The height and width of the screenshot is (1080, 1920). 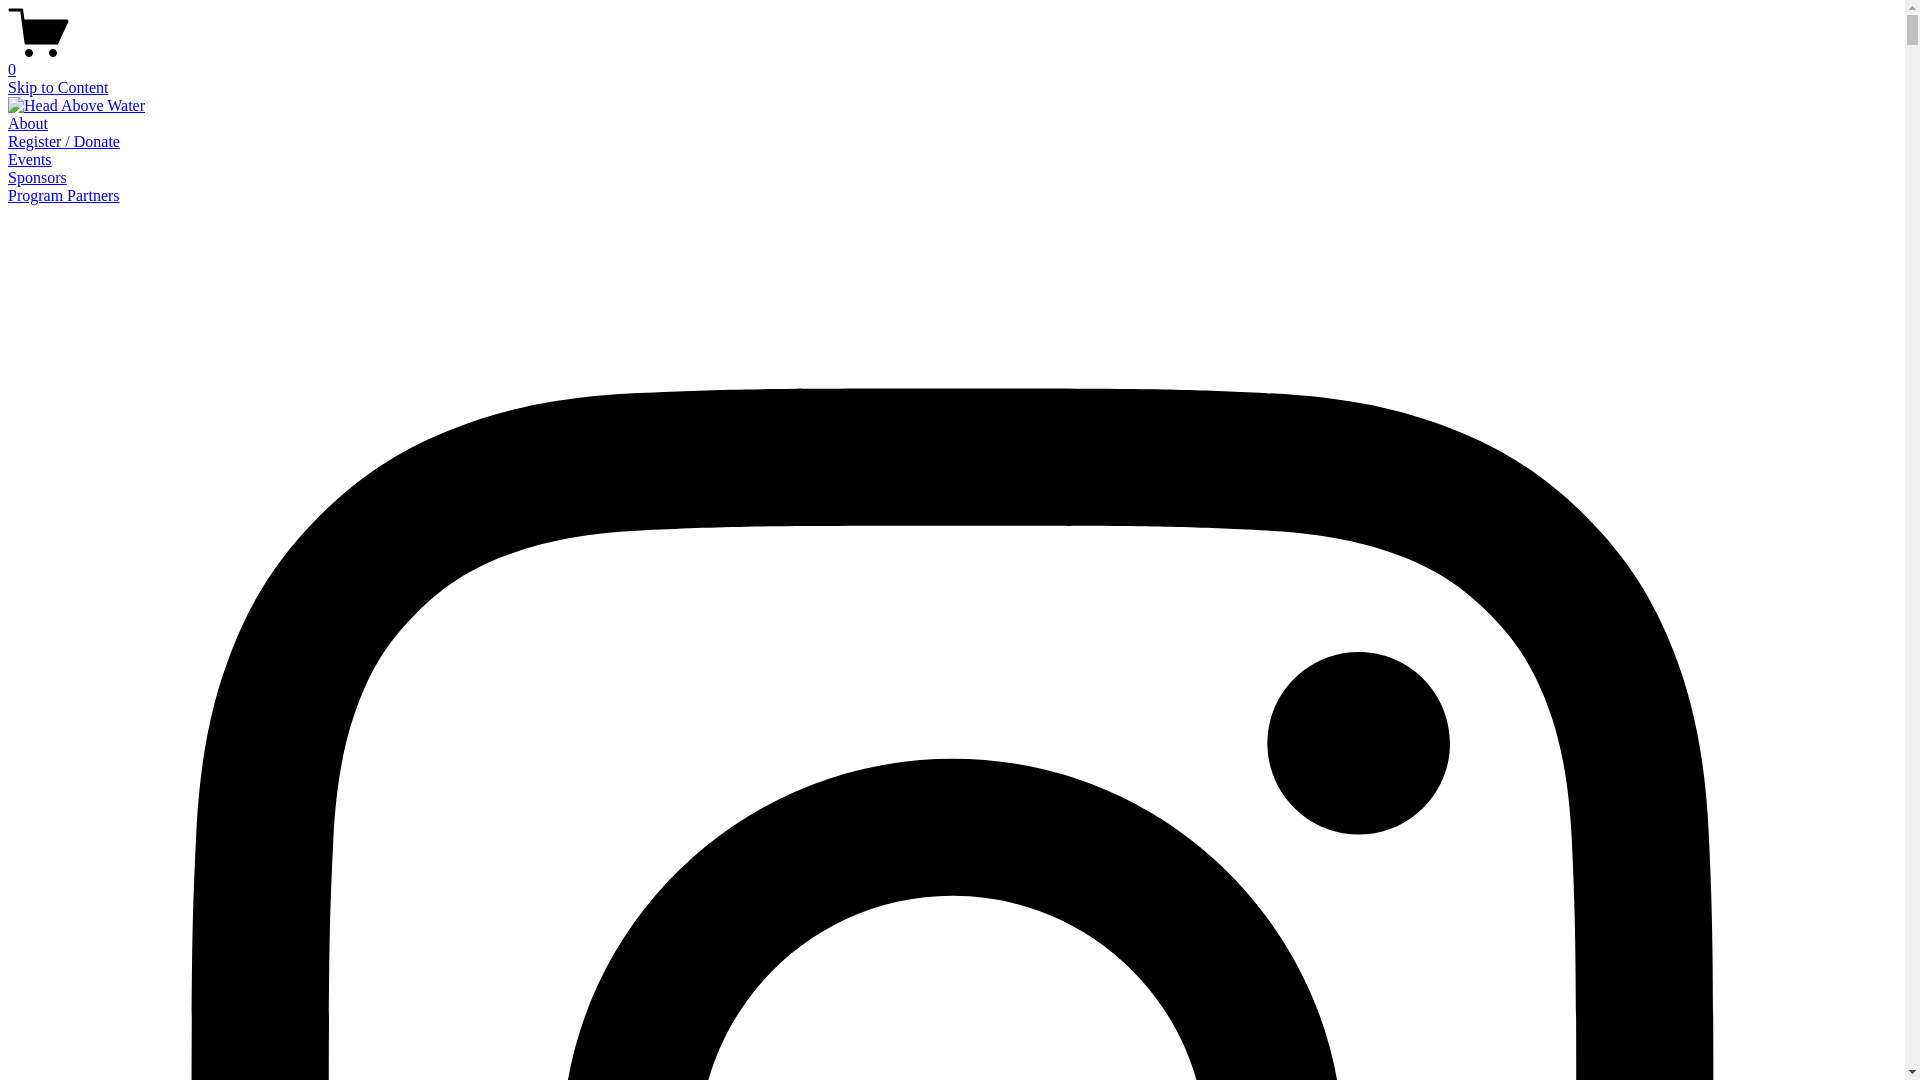 I want to click on 'Program Partners', so click(x=63, y=195).